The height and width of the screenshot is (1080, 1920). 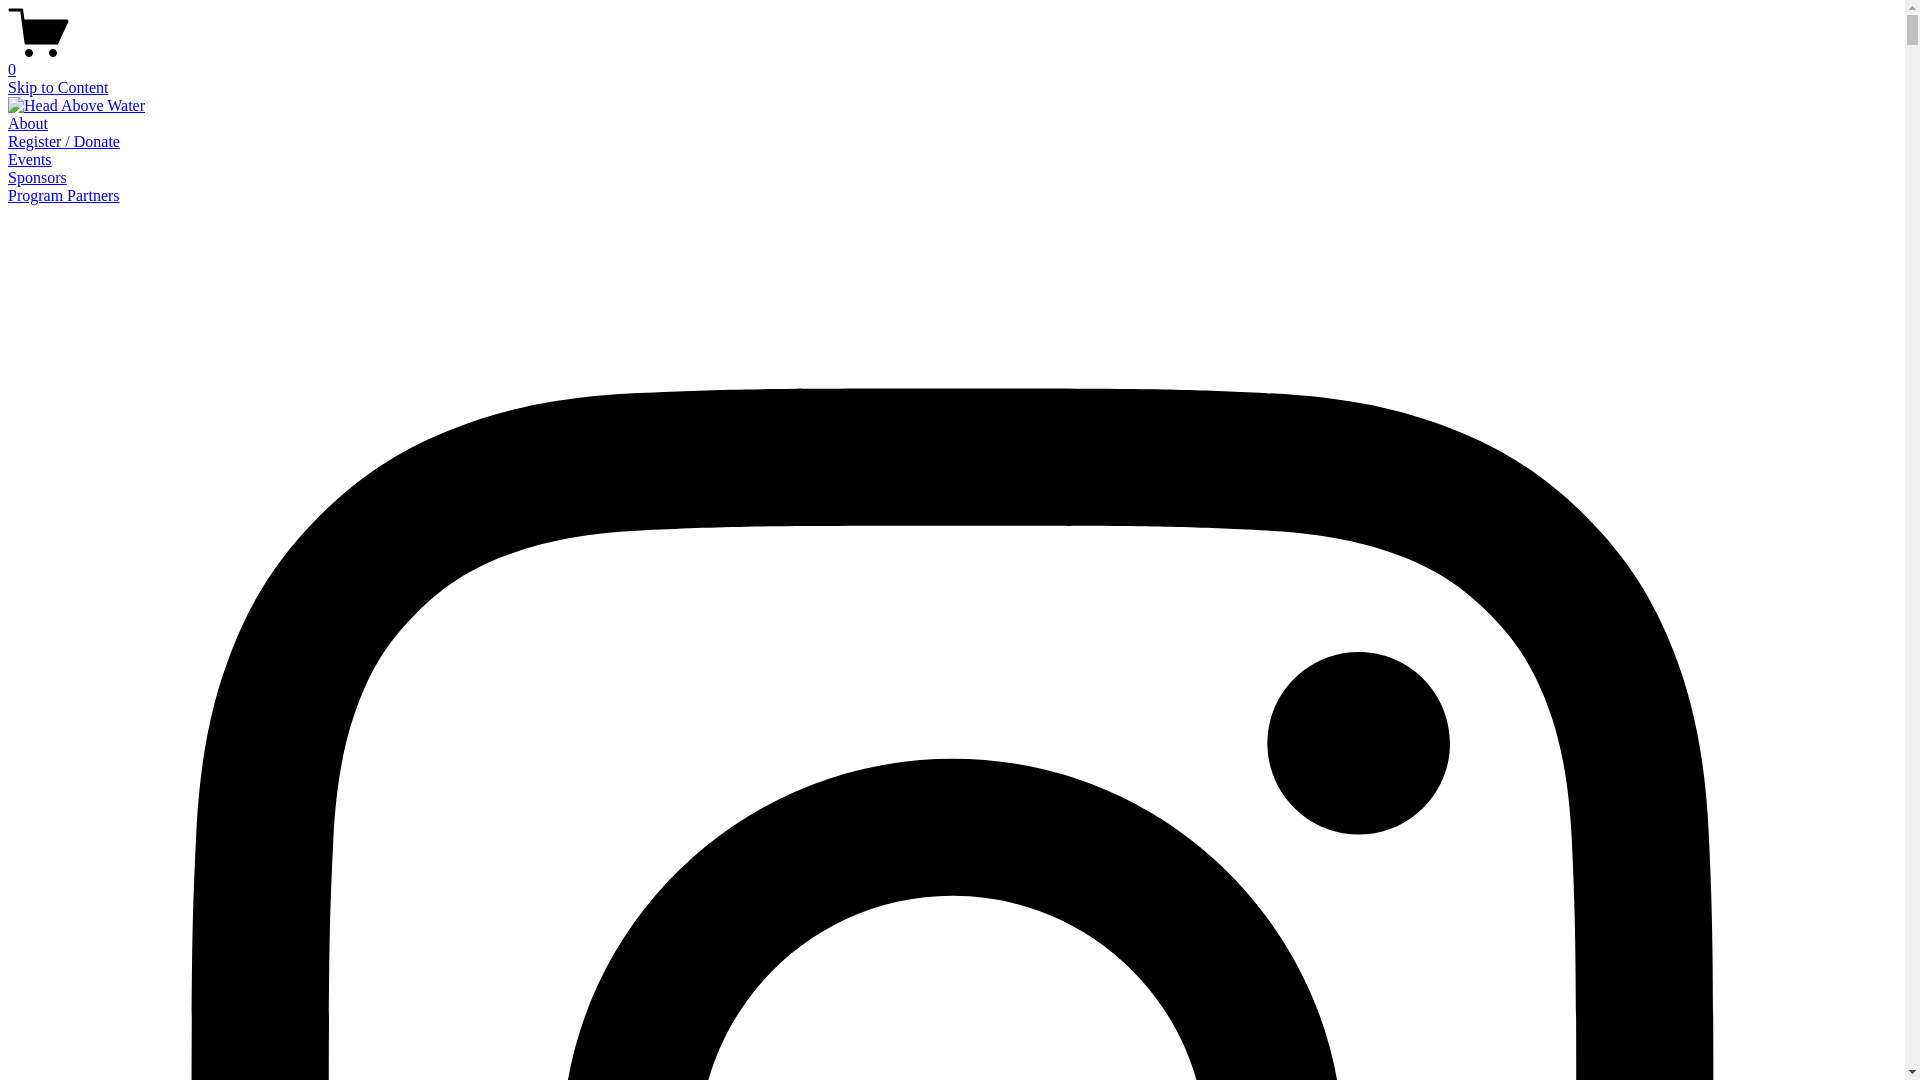 I want to click on 'Program Partners', so click(x=63, y=195).